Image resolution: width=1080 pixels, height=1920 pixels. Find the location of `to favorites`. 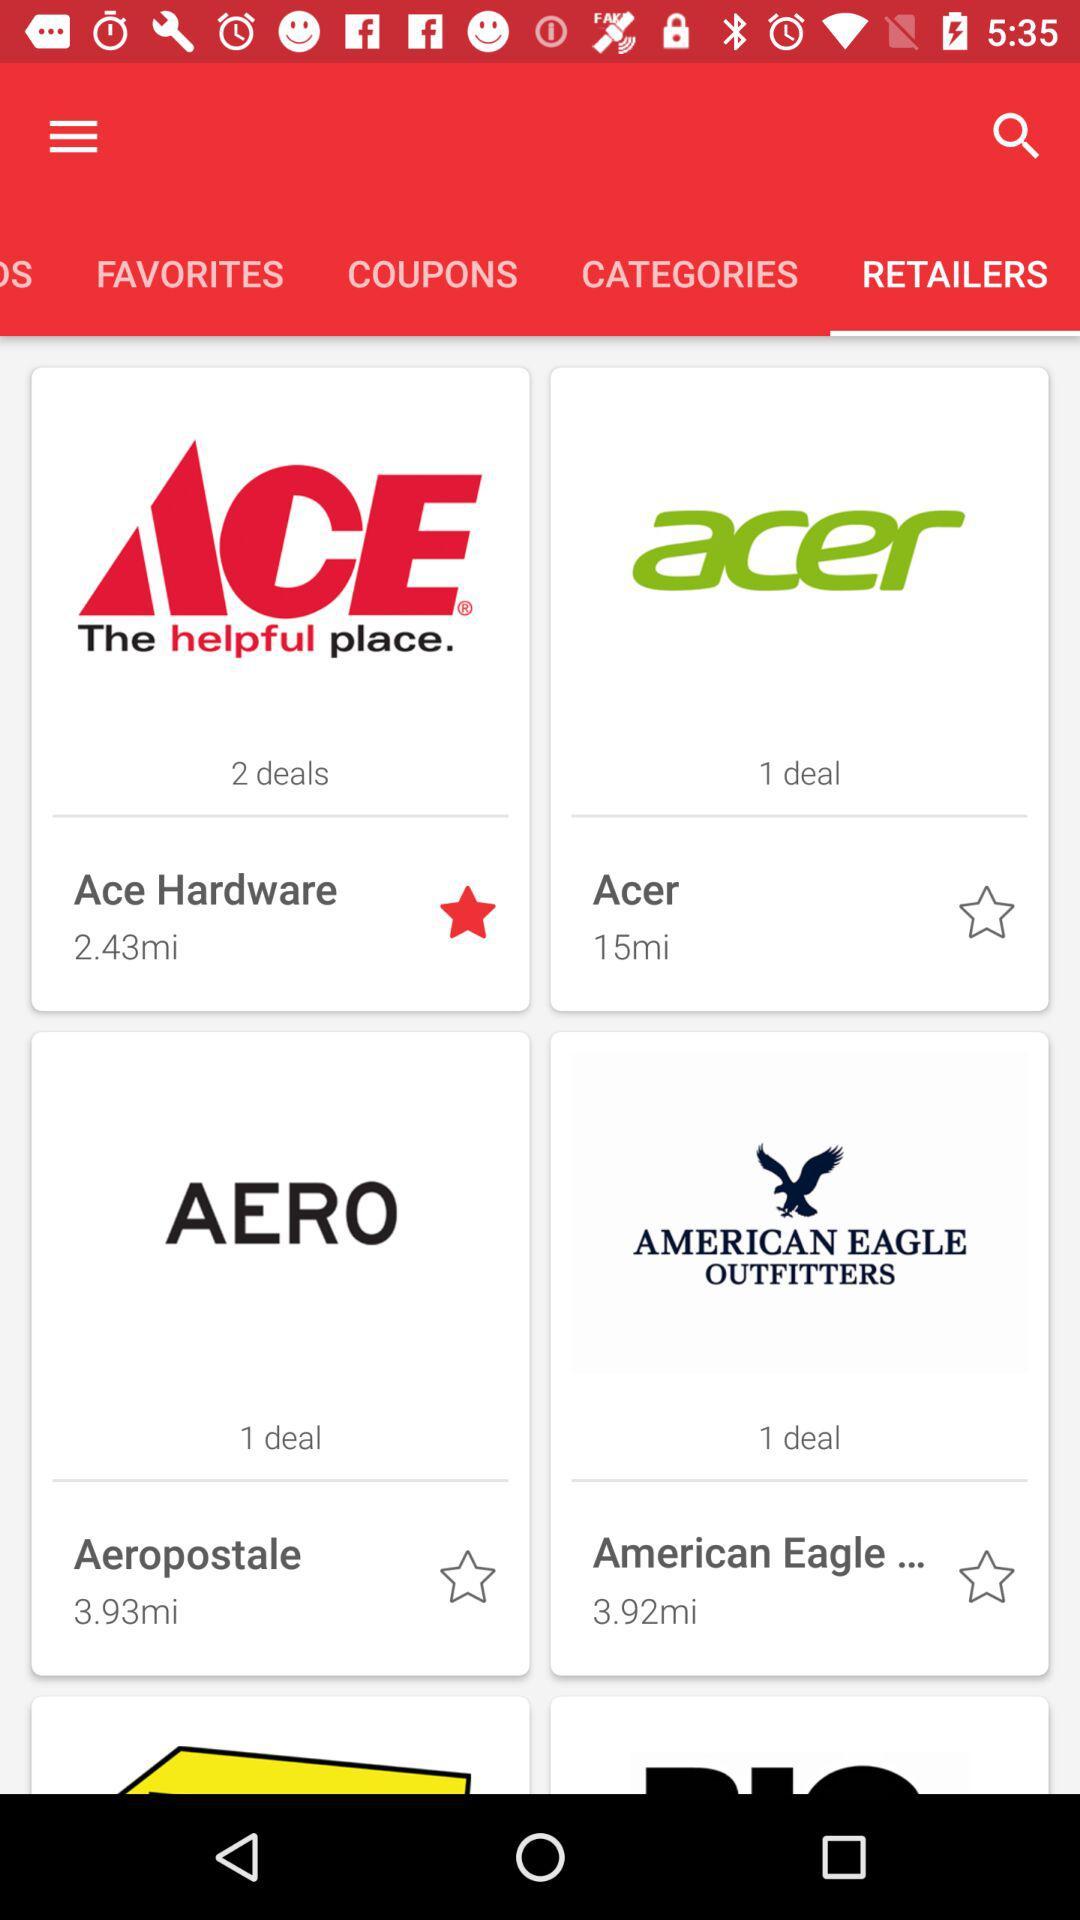

to favorites is located at coordinates (471, 1580).